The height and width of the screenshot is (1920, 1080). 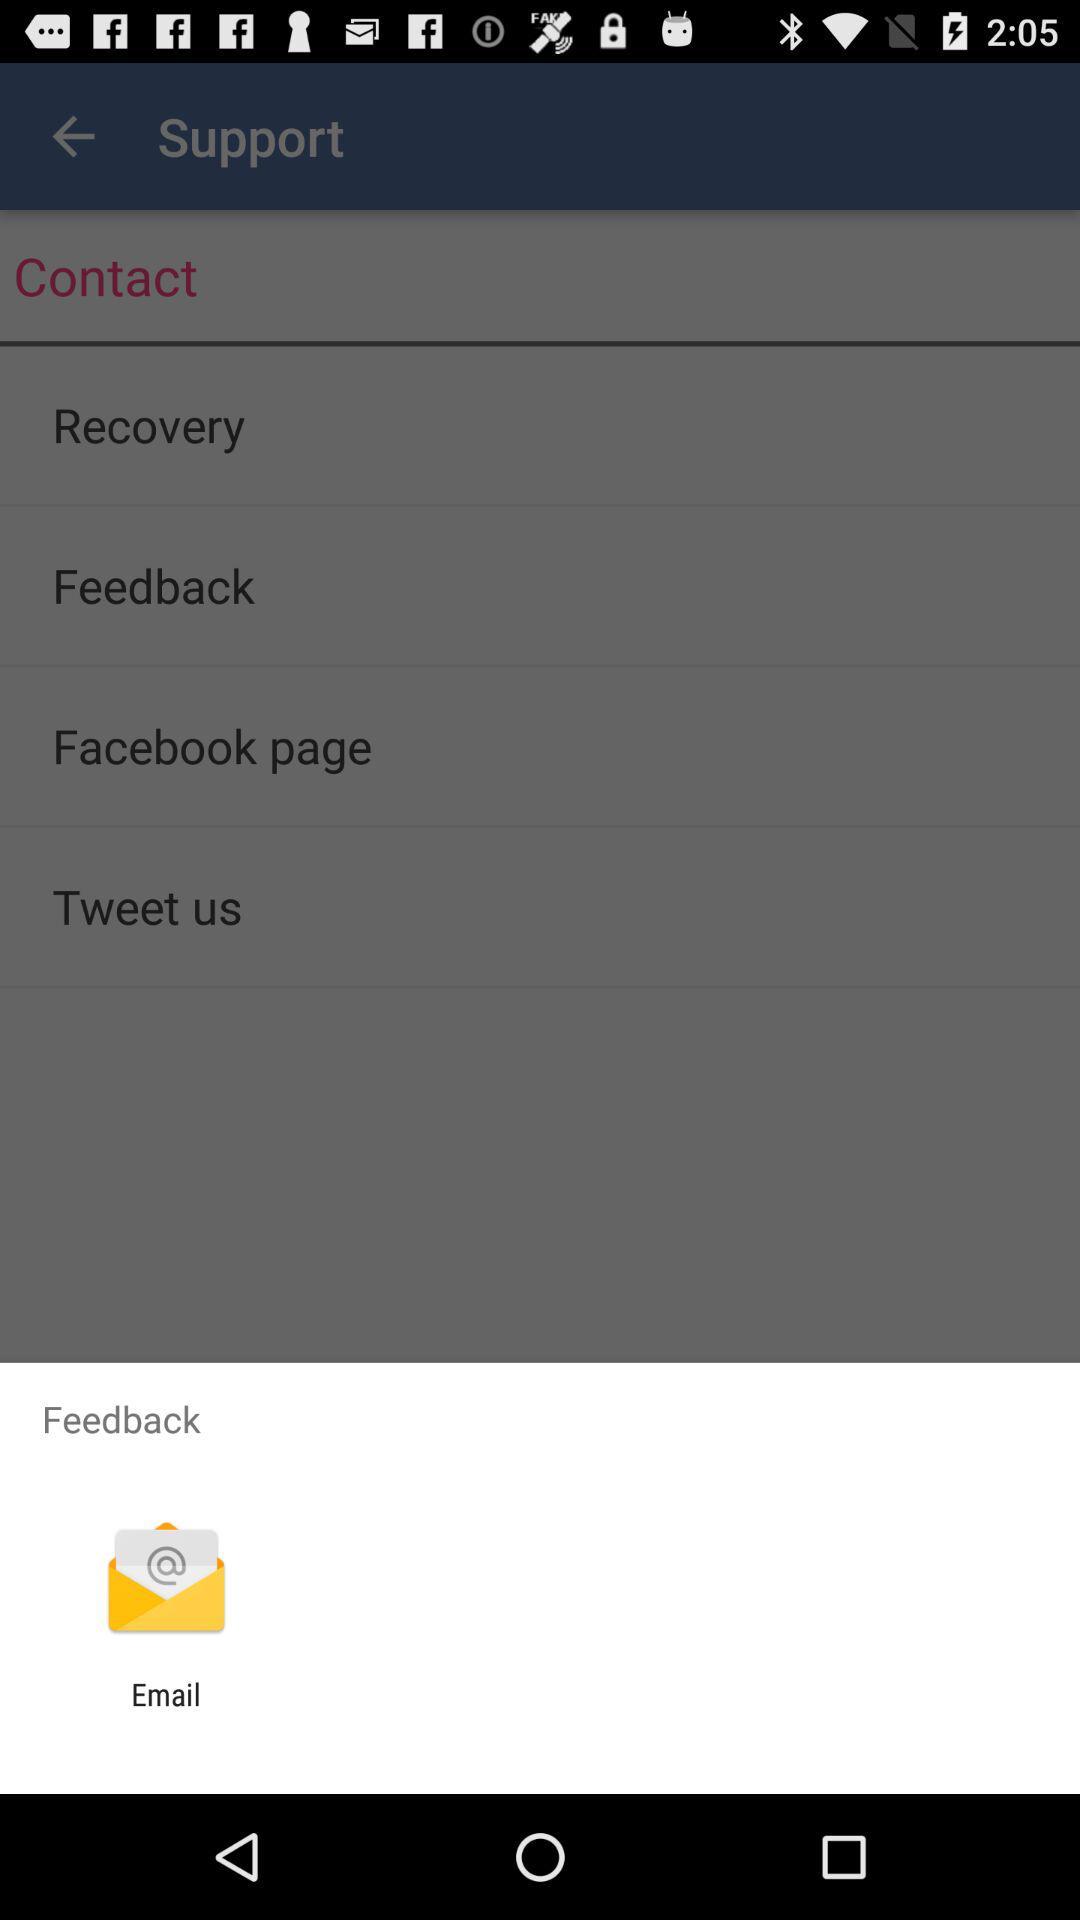 What do you see at coordinates (165, 1579) in the screenshot?
I see `item below feedback item` at bounding box center [165, 1579].